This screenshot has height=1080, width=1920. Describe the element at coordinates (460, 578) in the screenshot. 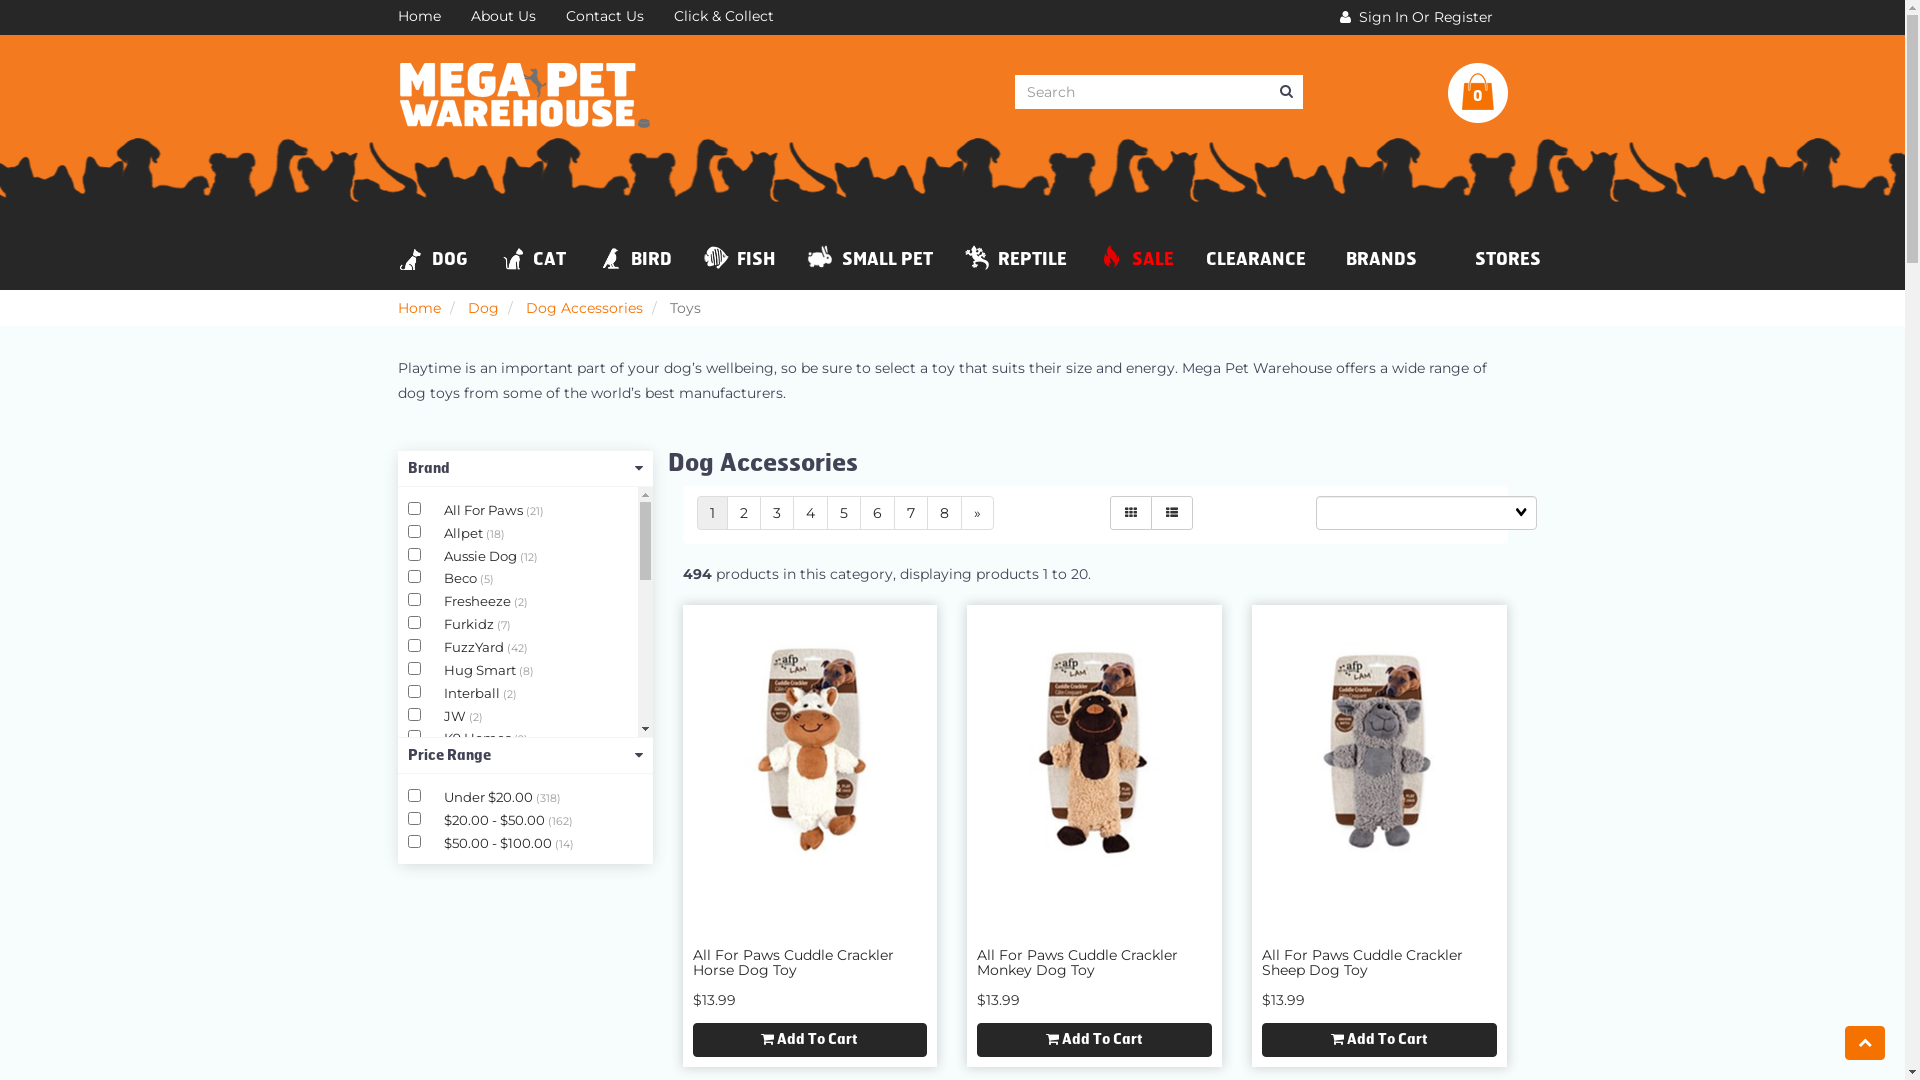

I see `'Beco'` at that location.